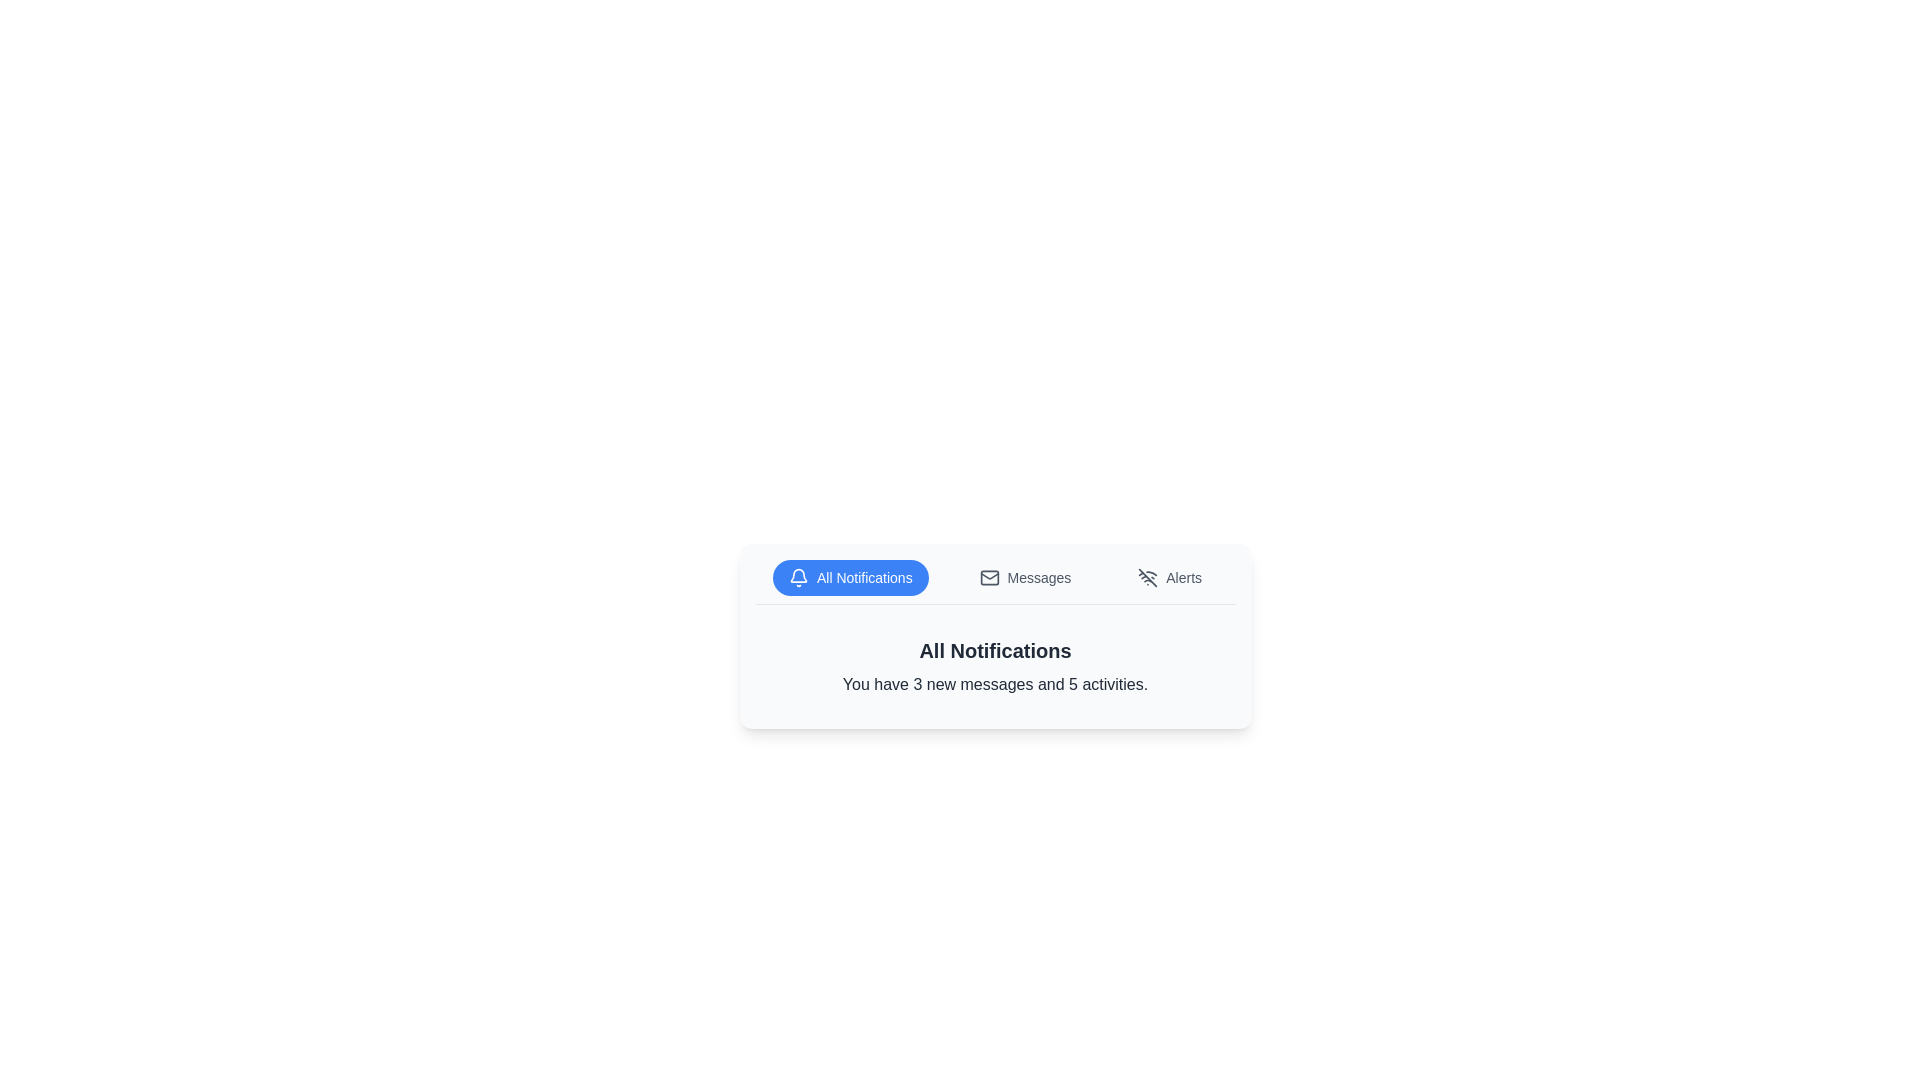 Image resolution: width=1920 pixels, height=1080 pixels. I want to click on the 'Messages' text label located centrally within the navigation row, which indicates the button's purpose, so click(1039, 578).